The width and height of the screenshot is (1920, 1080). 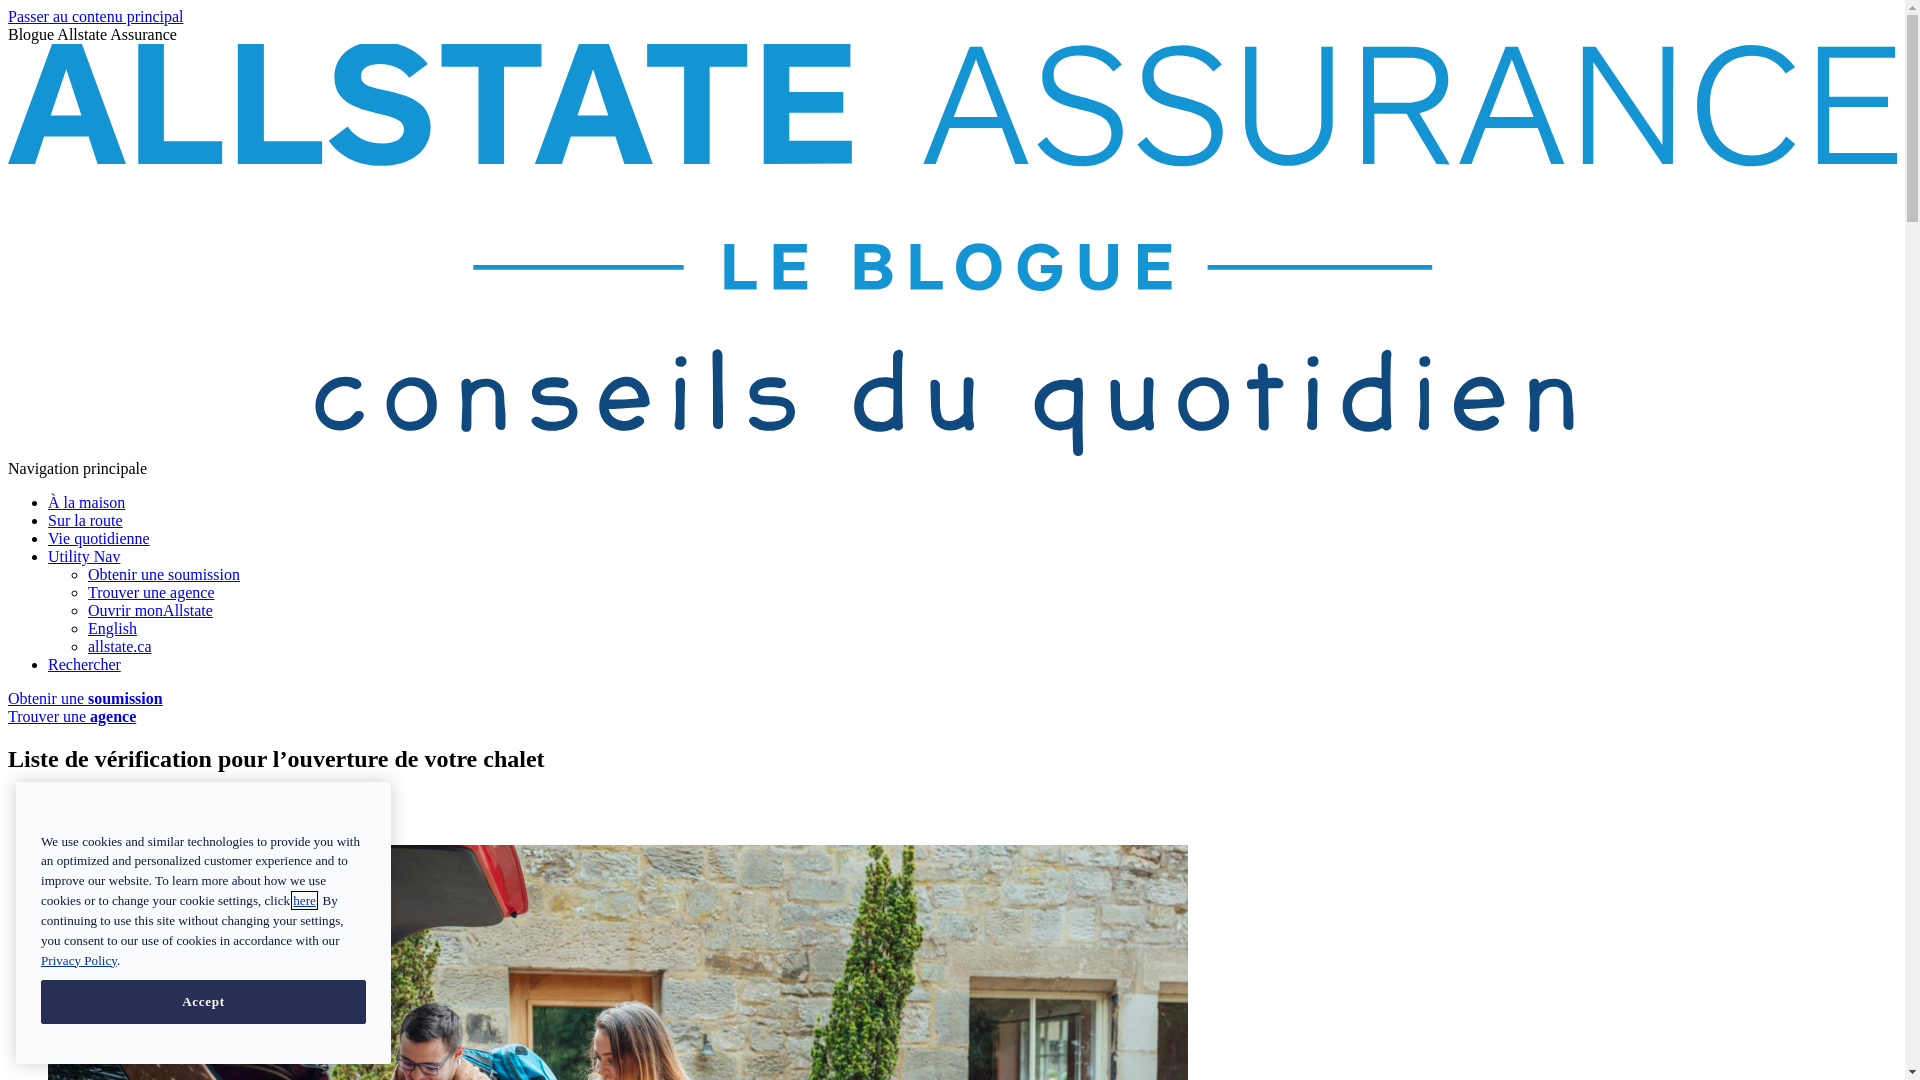 I want to click on 'Rechercher', so click(x=83, y=664).